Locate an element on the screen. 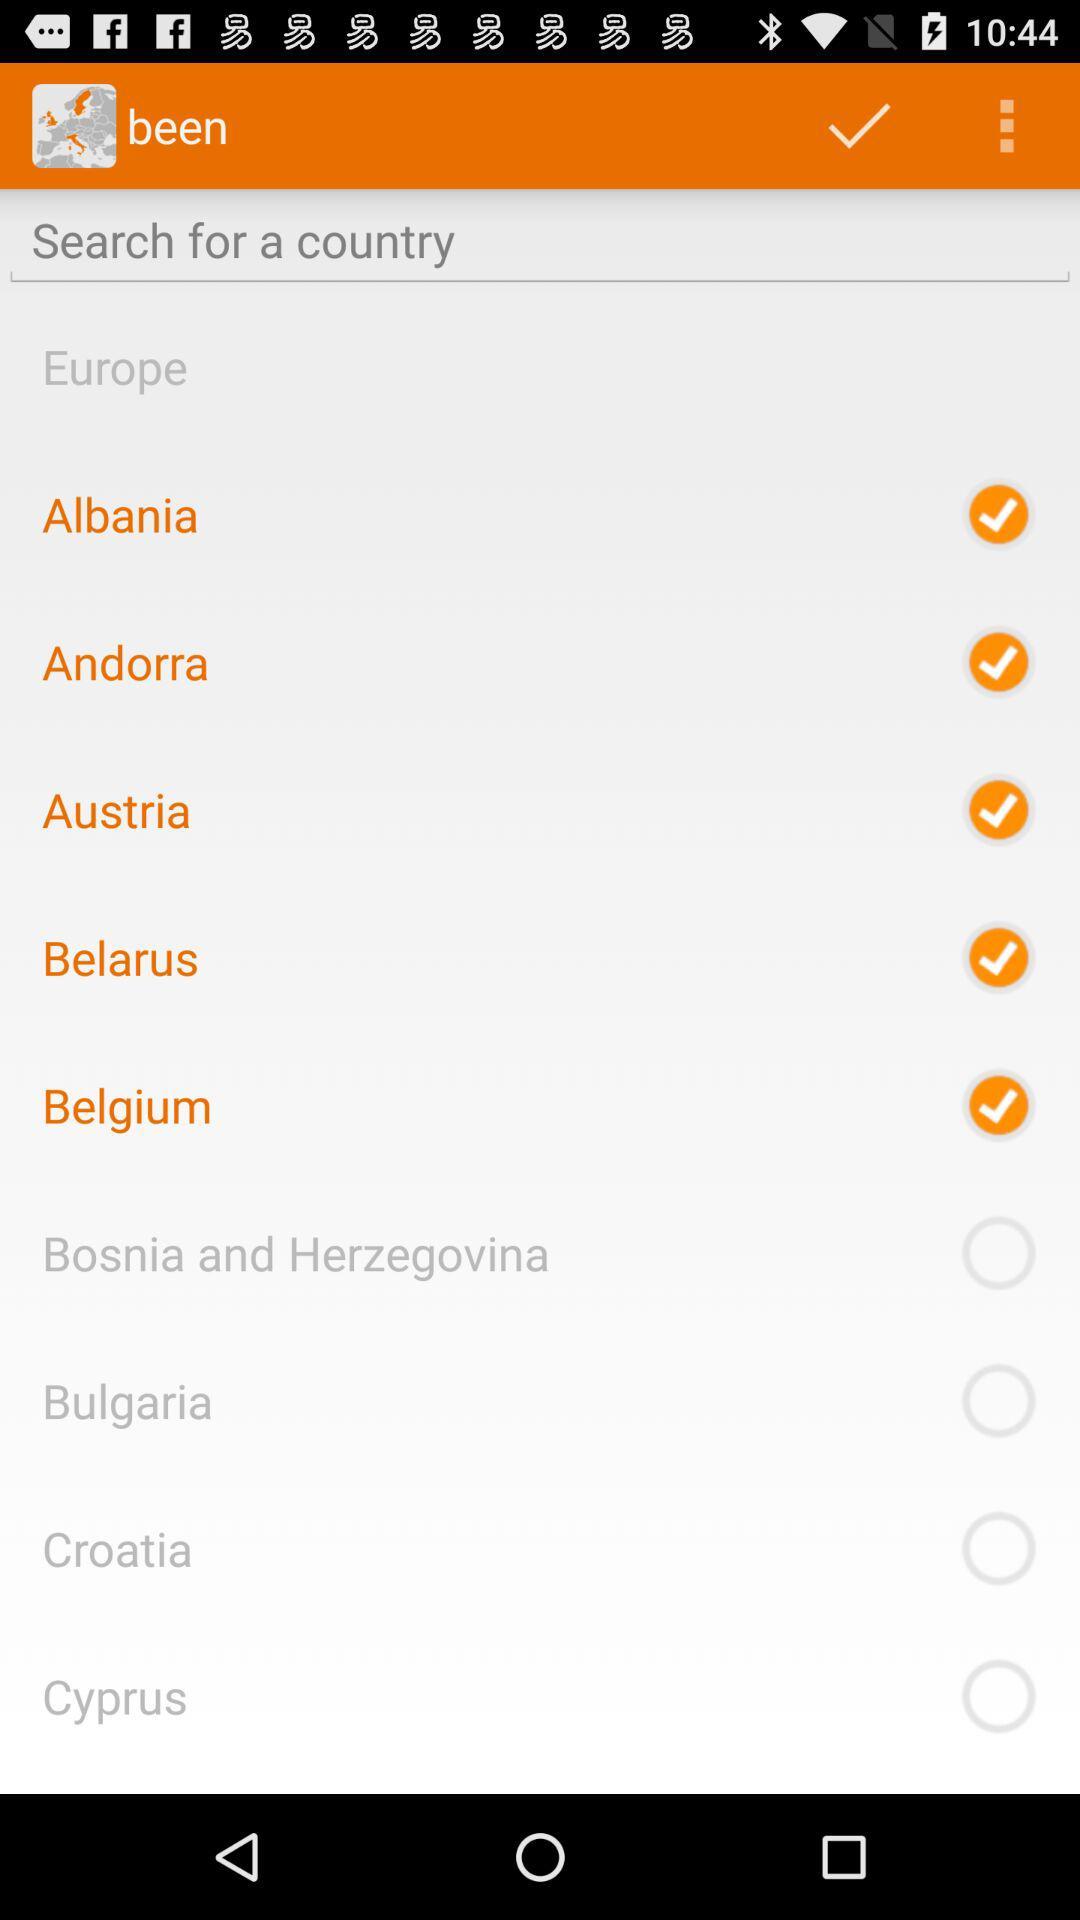 This screenshot has height=1920, width=1080. bosnia and herzegovina item is located at coordinates (295, 1251).